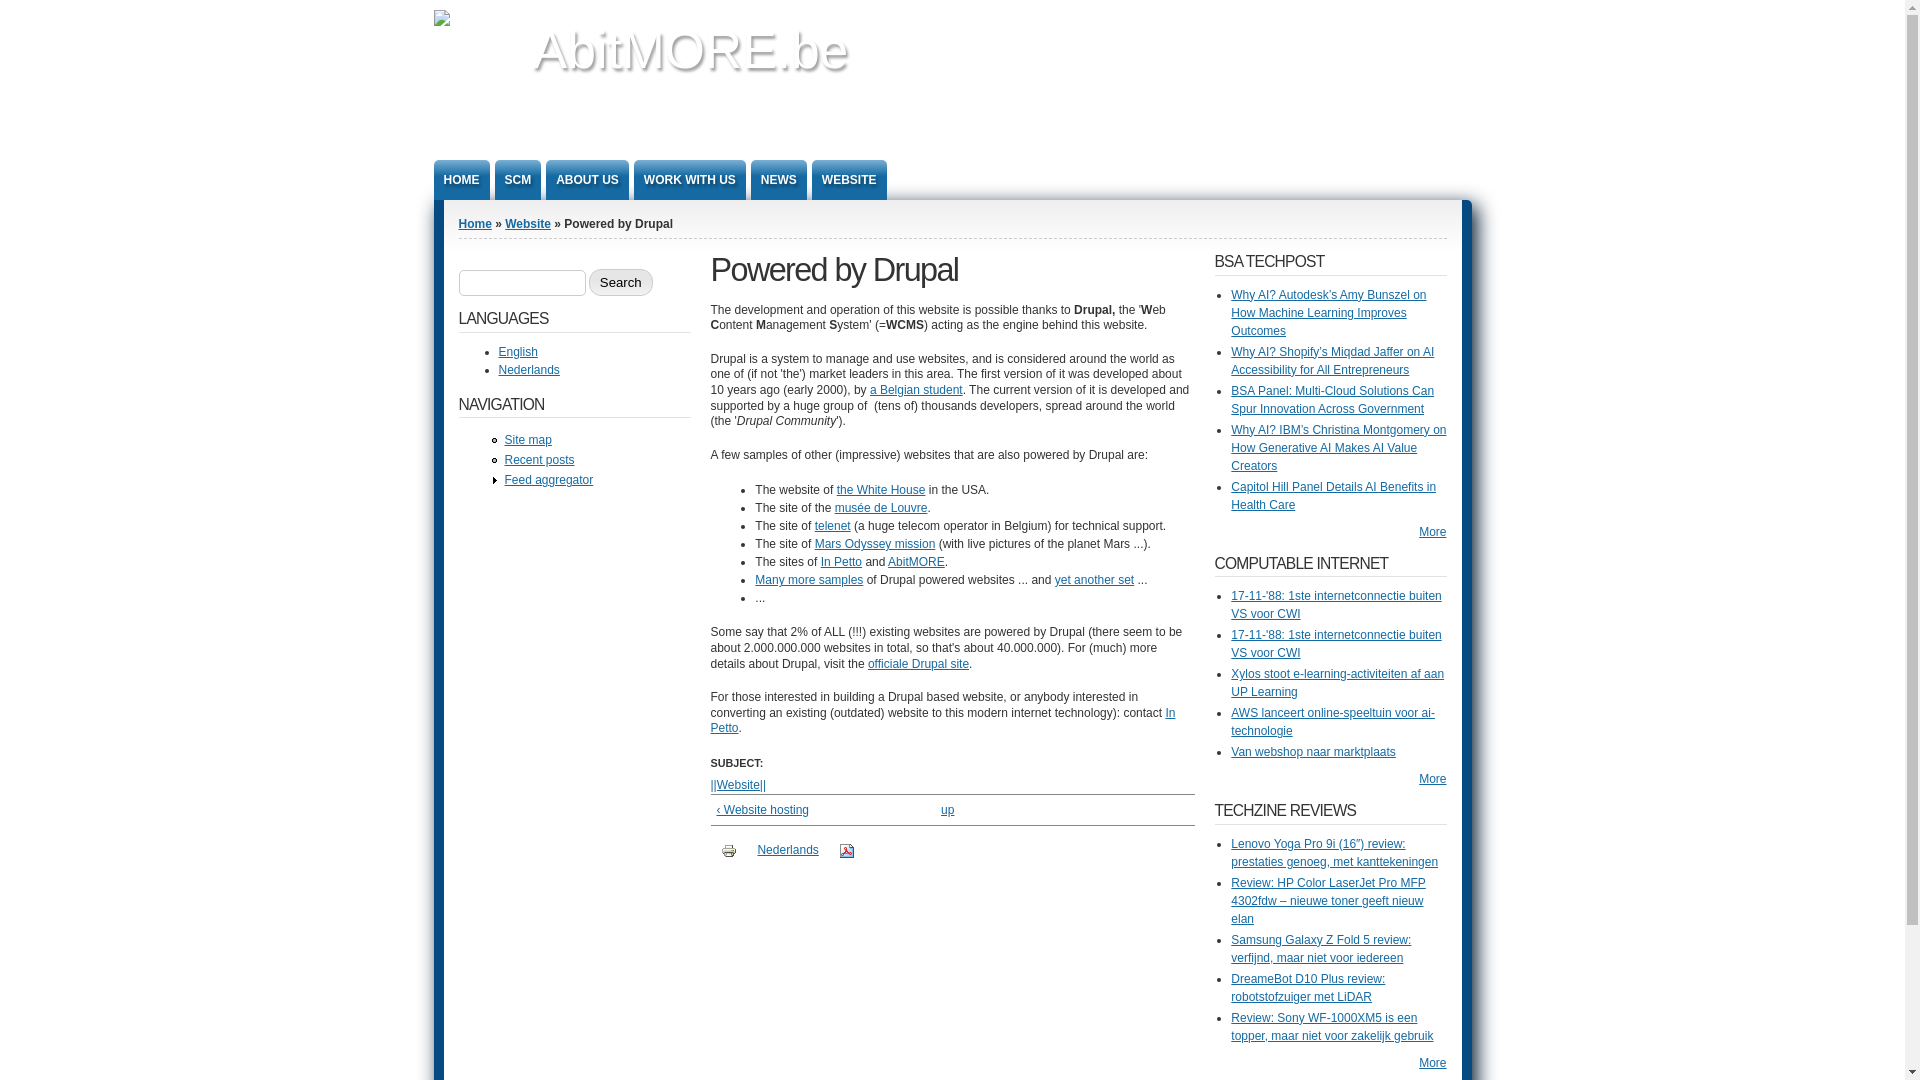 The width and height of the screenshot is (1920, 1080). What do you see at coordinates (619, 282) in the screenshot?
I see `'Search'` at bounding box center [619, 282].